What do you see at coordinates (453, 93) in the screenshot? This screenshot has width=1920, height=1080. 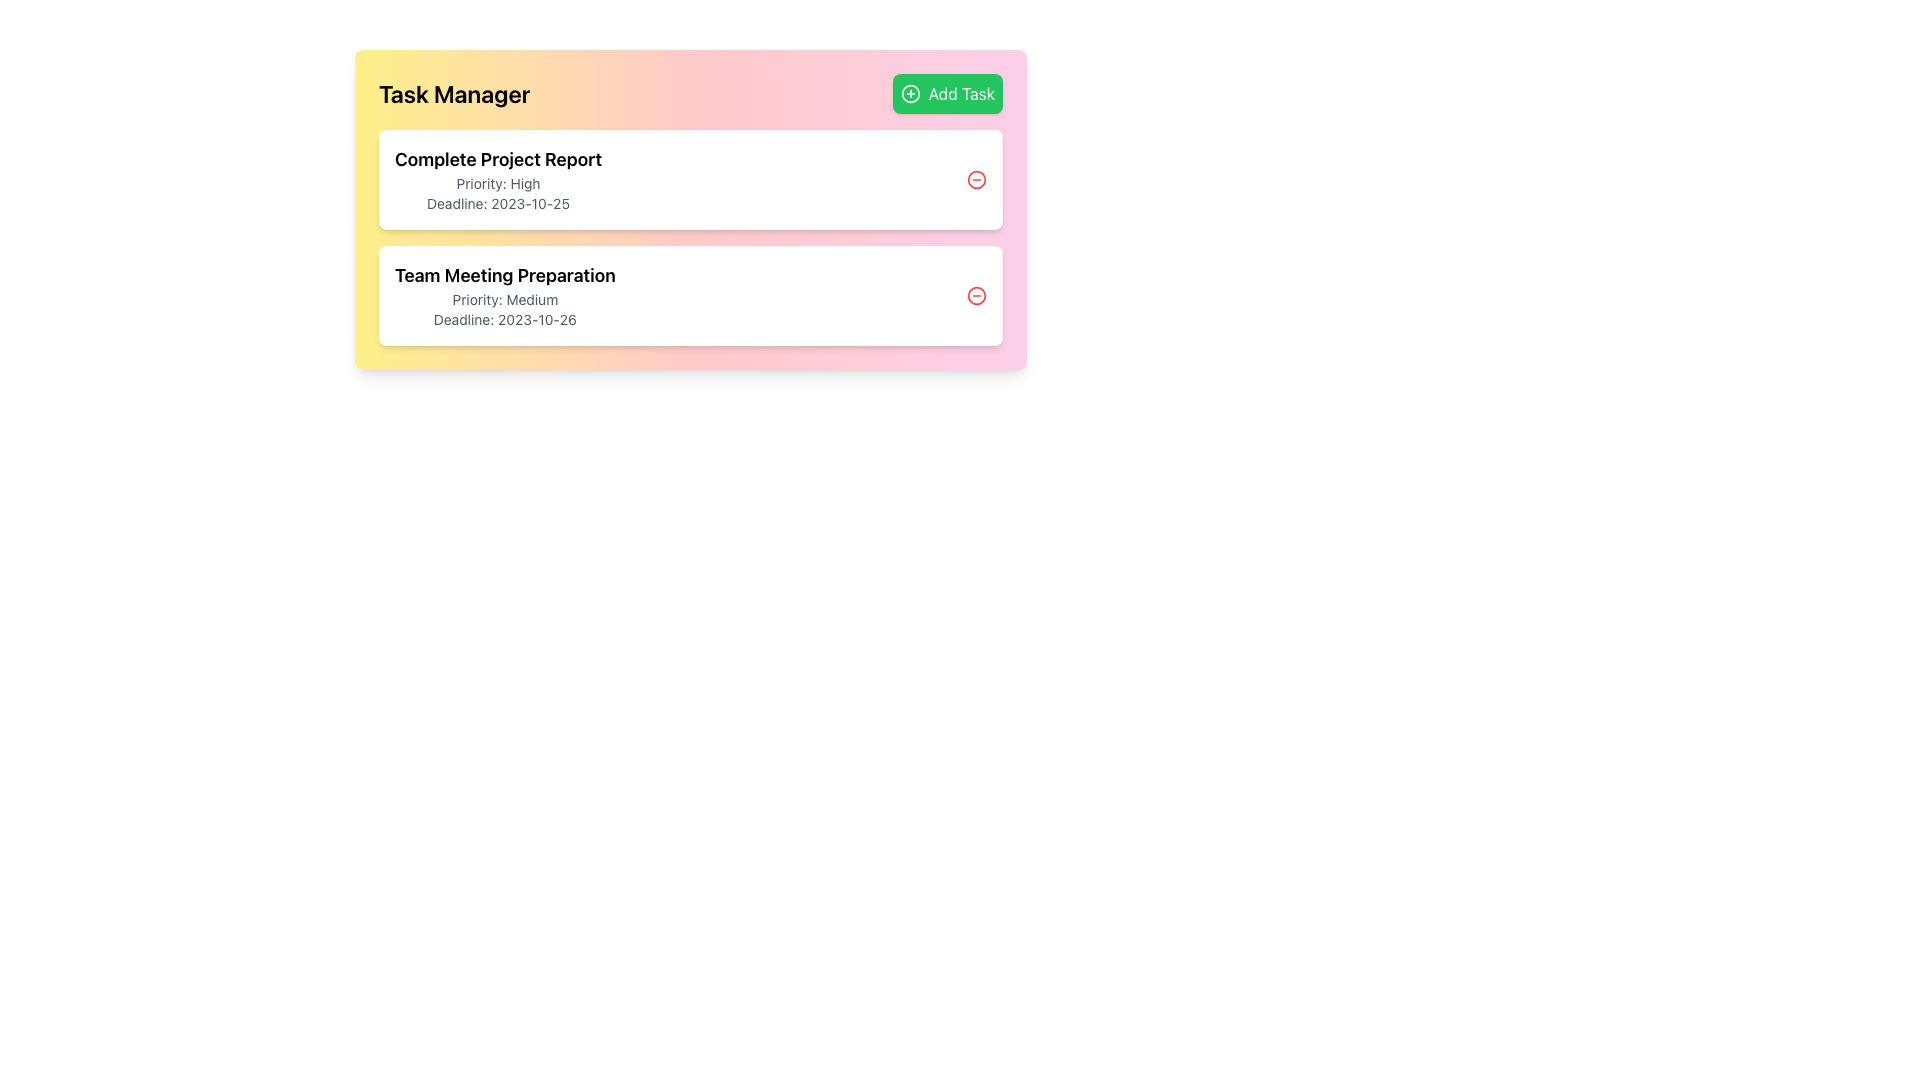 I see `text from the main title or heading located in the top-left area of the interface, which indicates the functionality or purpose of the section below it` at bounding box center [453, 93].